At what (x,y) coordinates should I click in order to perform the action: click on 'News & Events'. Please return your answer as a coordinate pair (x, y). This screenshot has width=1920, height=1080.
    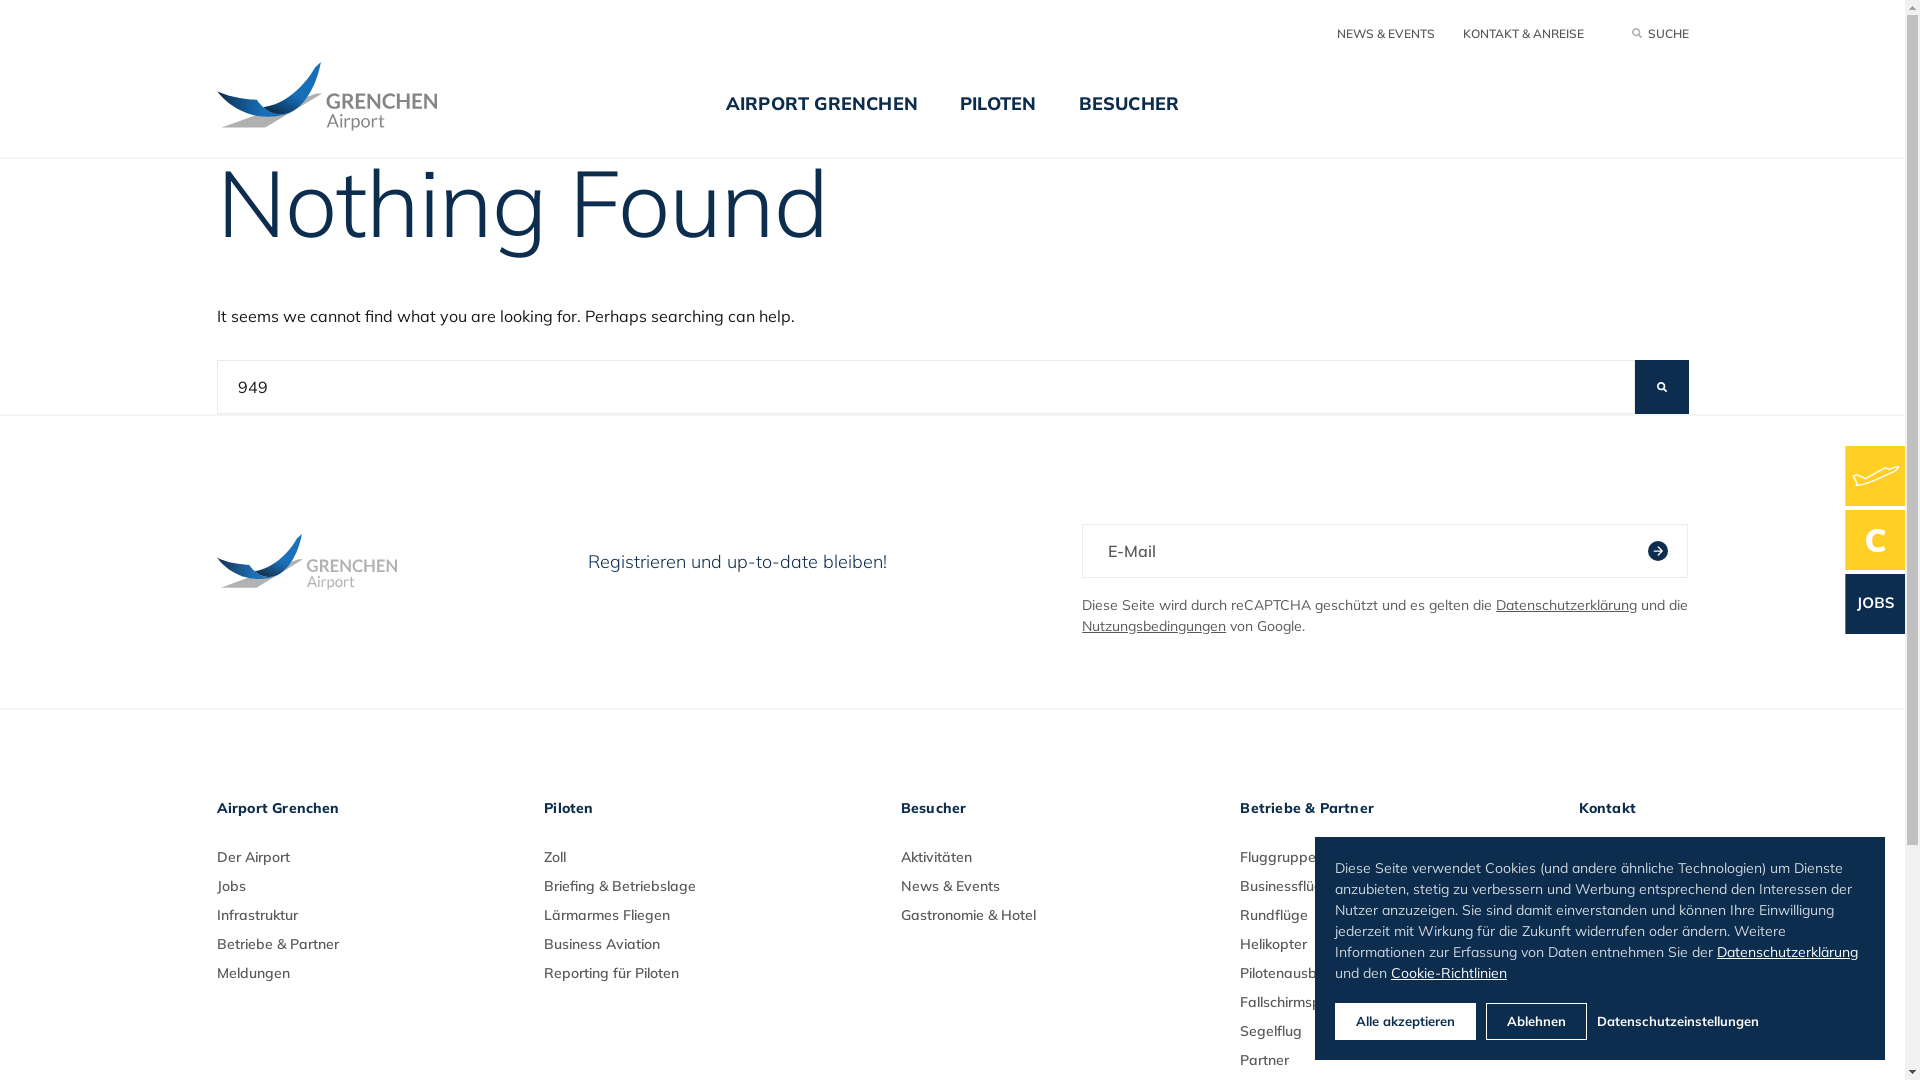
    Looking at the image, I should click on (949, 885).